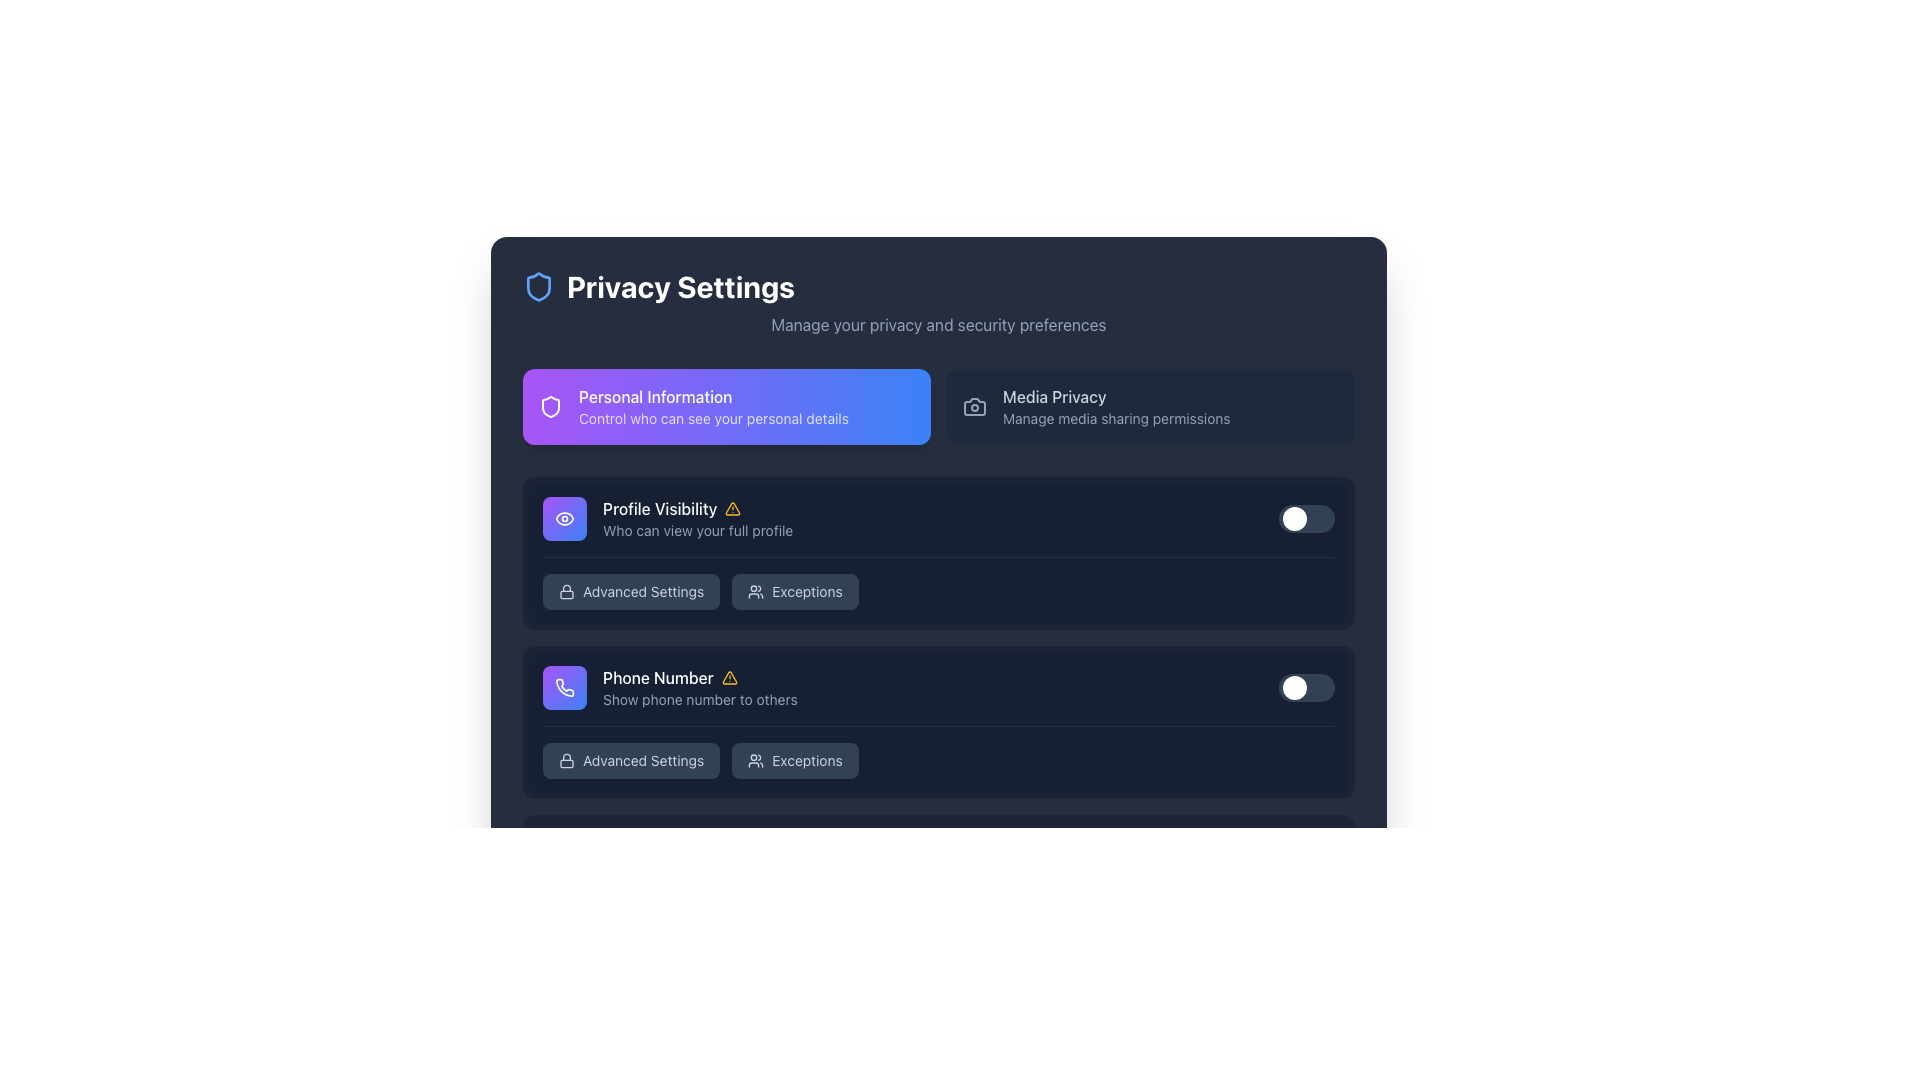  Describe the element at coordinates (938, 552) in the screenshot. I see `the toggle switch in the 'Profile Visibility' settings card` at that location.